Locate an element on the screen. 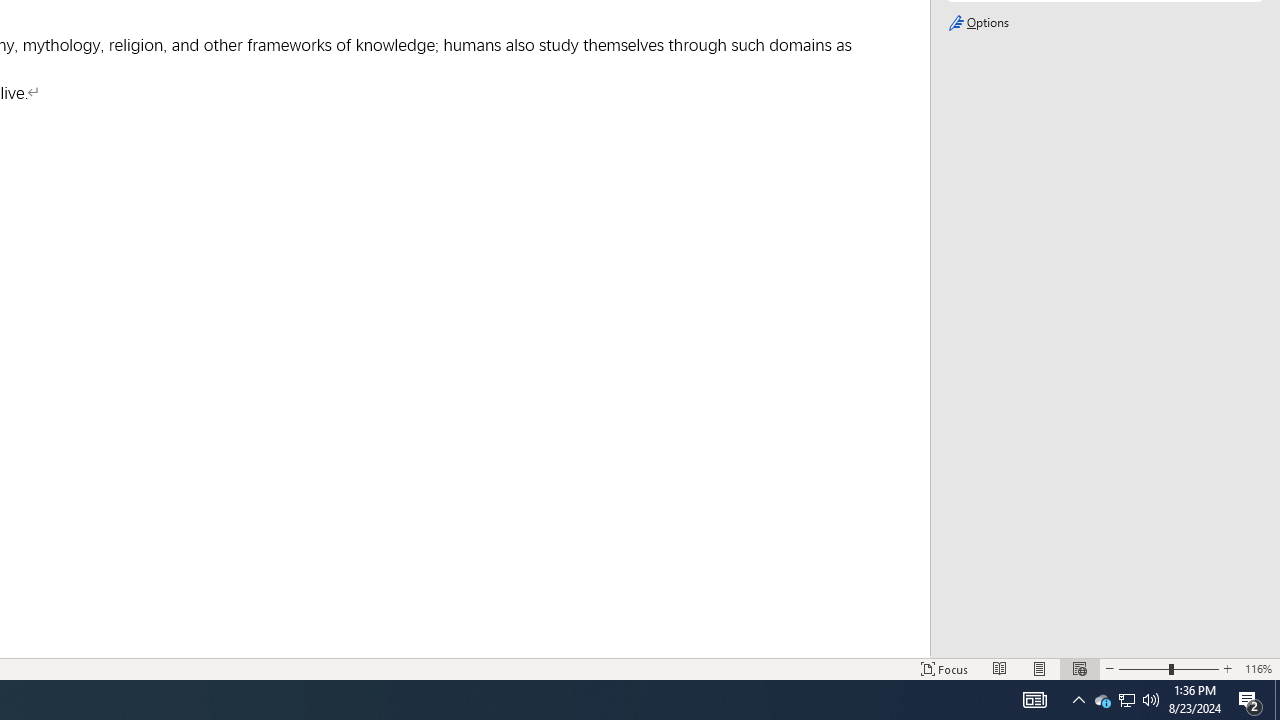  'Read Mode' is located at coordinates (1000, 669).